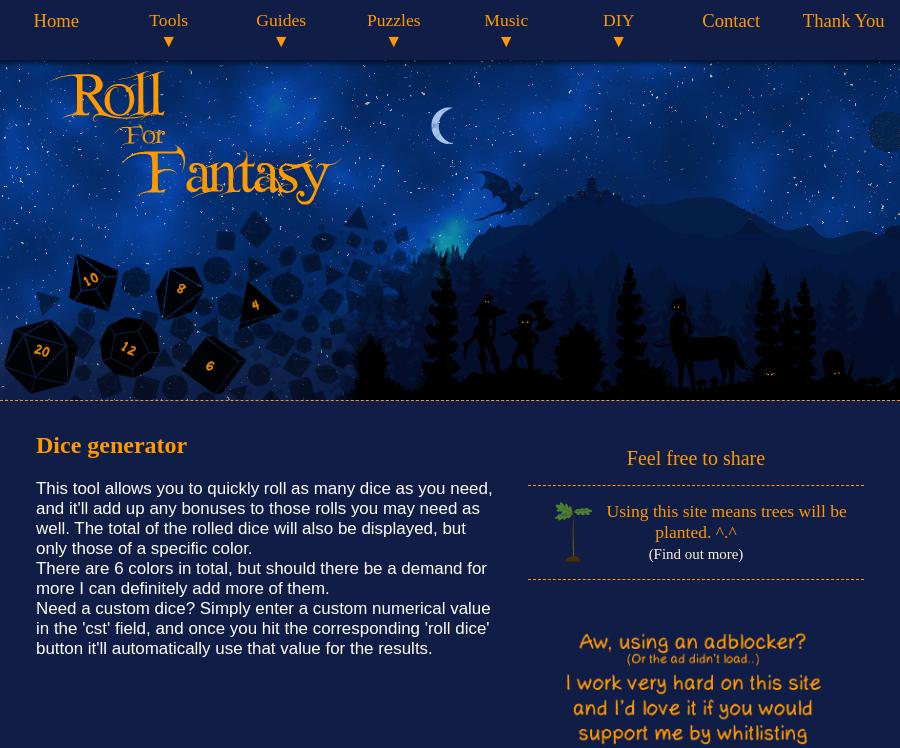 The width and height of the screenshot is (900, 748). I want to click on 'Home', so click(54, 20).